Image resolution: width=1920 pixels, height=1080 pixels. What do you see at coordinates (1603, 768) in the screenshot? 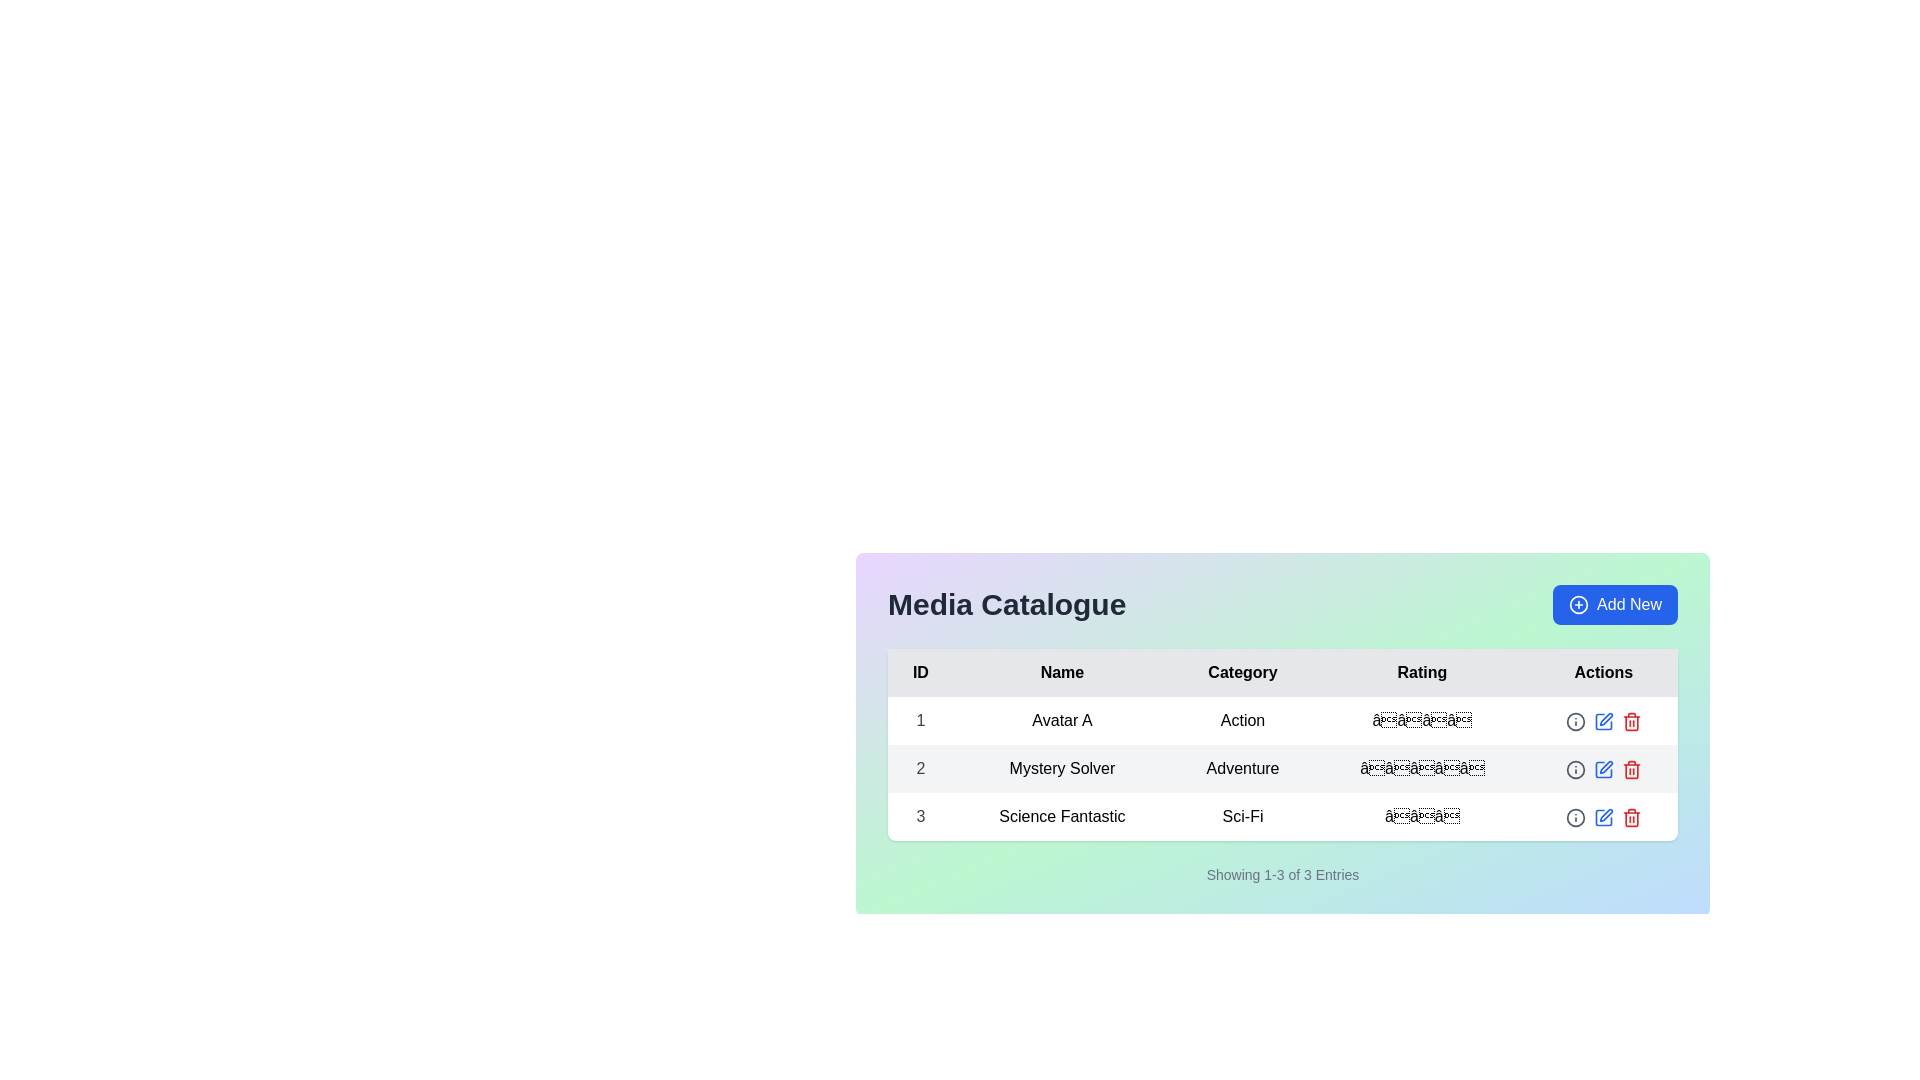
I see `the small square icon with a slanted line in the 'Actions' column of the third row for the 'Science Fantastic' entry` at bounding box center [1603, 768].